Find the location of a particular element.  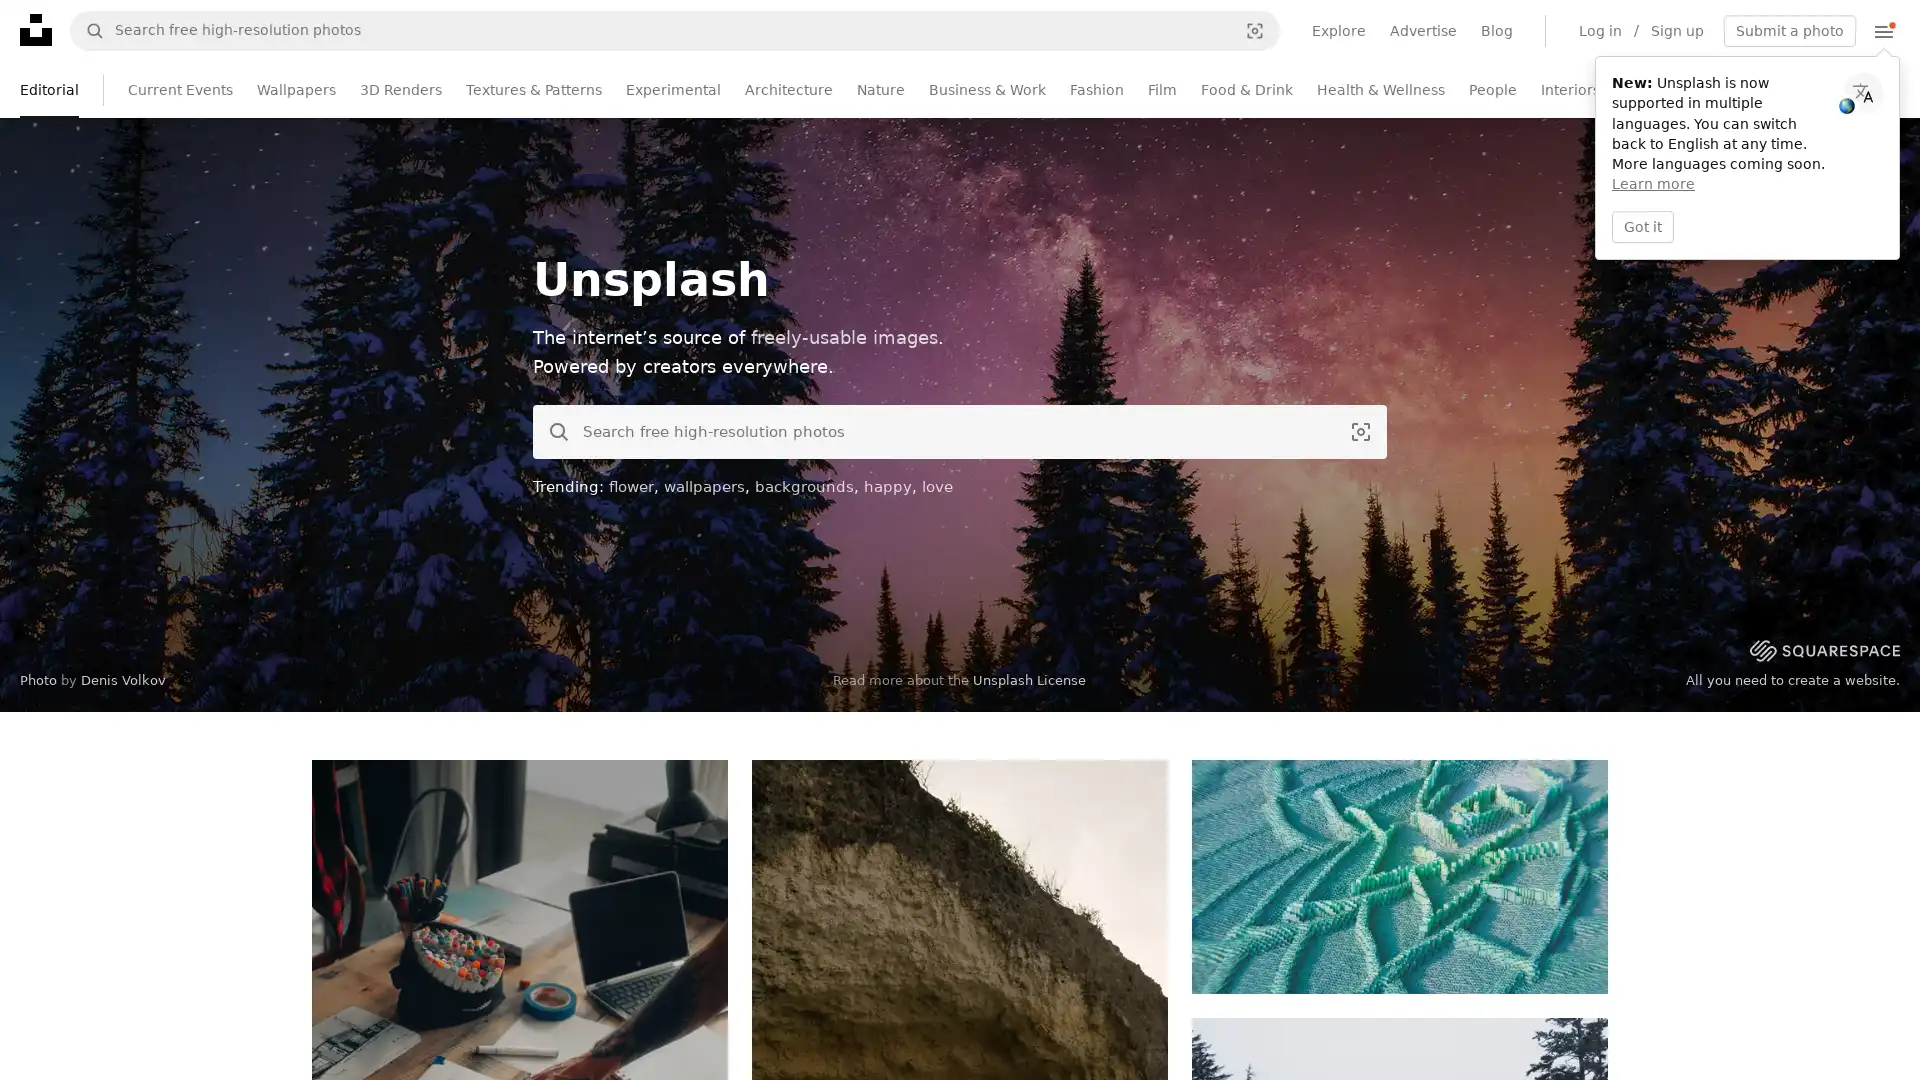

Search Unsplash is located at coordinates (552, 431).